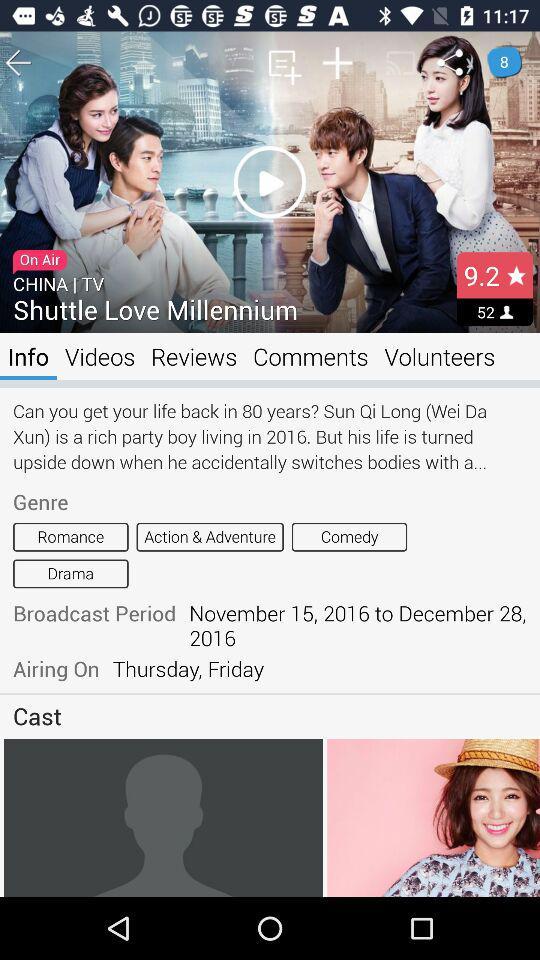  I want to click on the play icon, so click(270, 182).